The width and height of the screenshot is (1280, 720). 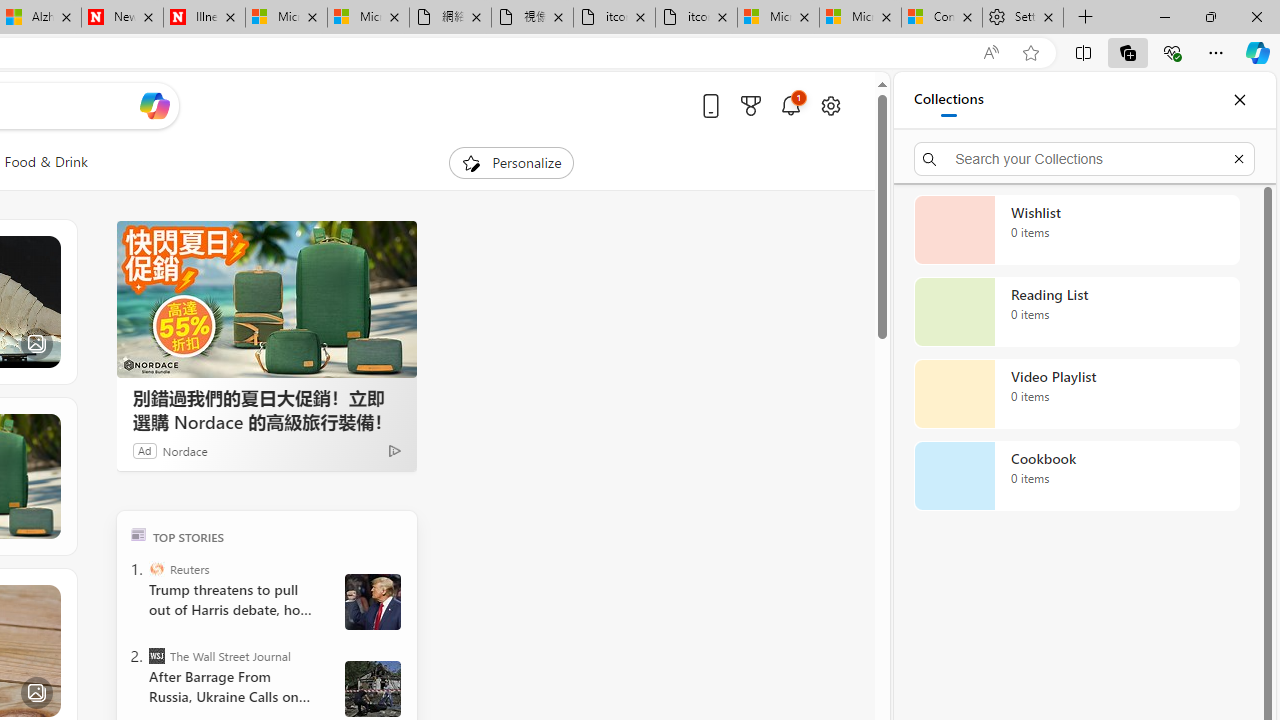 What do you see at coordinates (1238, 158) in the screenshot?
I see `'Exit search'` at bounding box center [1238, 158].